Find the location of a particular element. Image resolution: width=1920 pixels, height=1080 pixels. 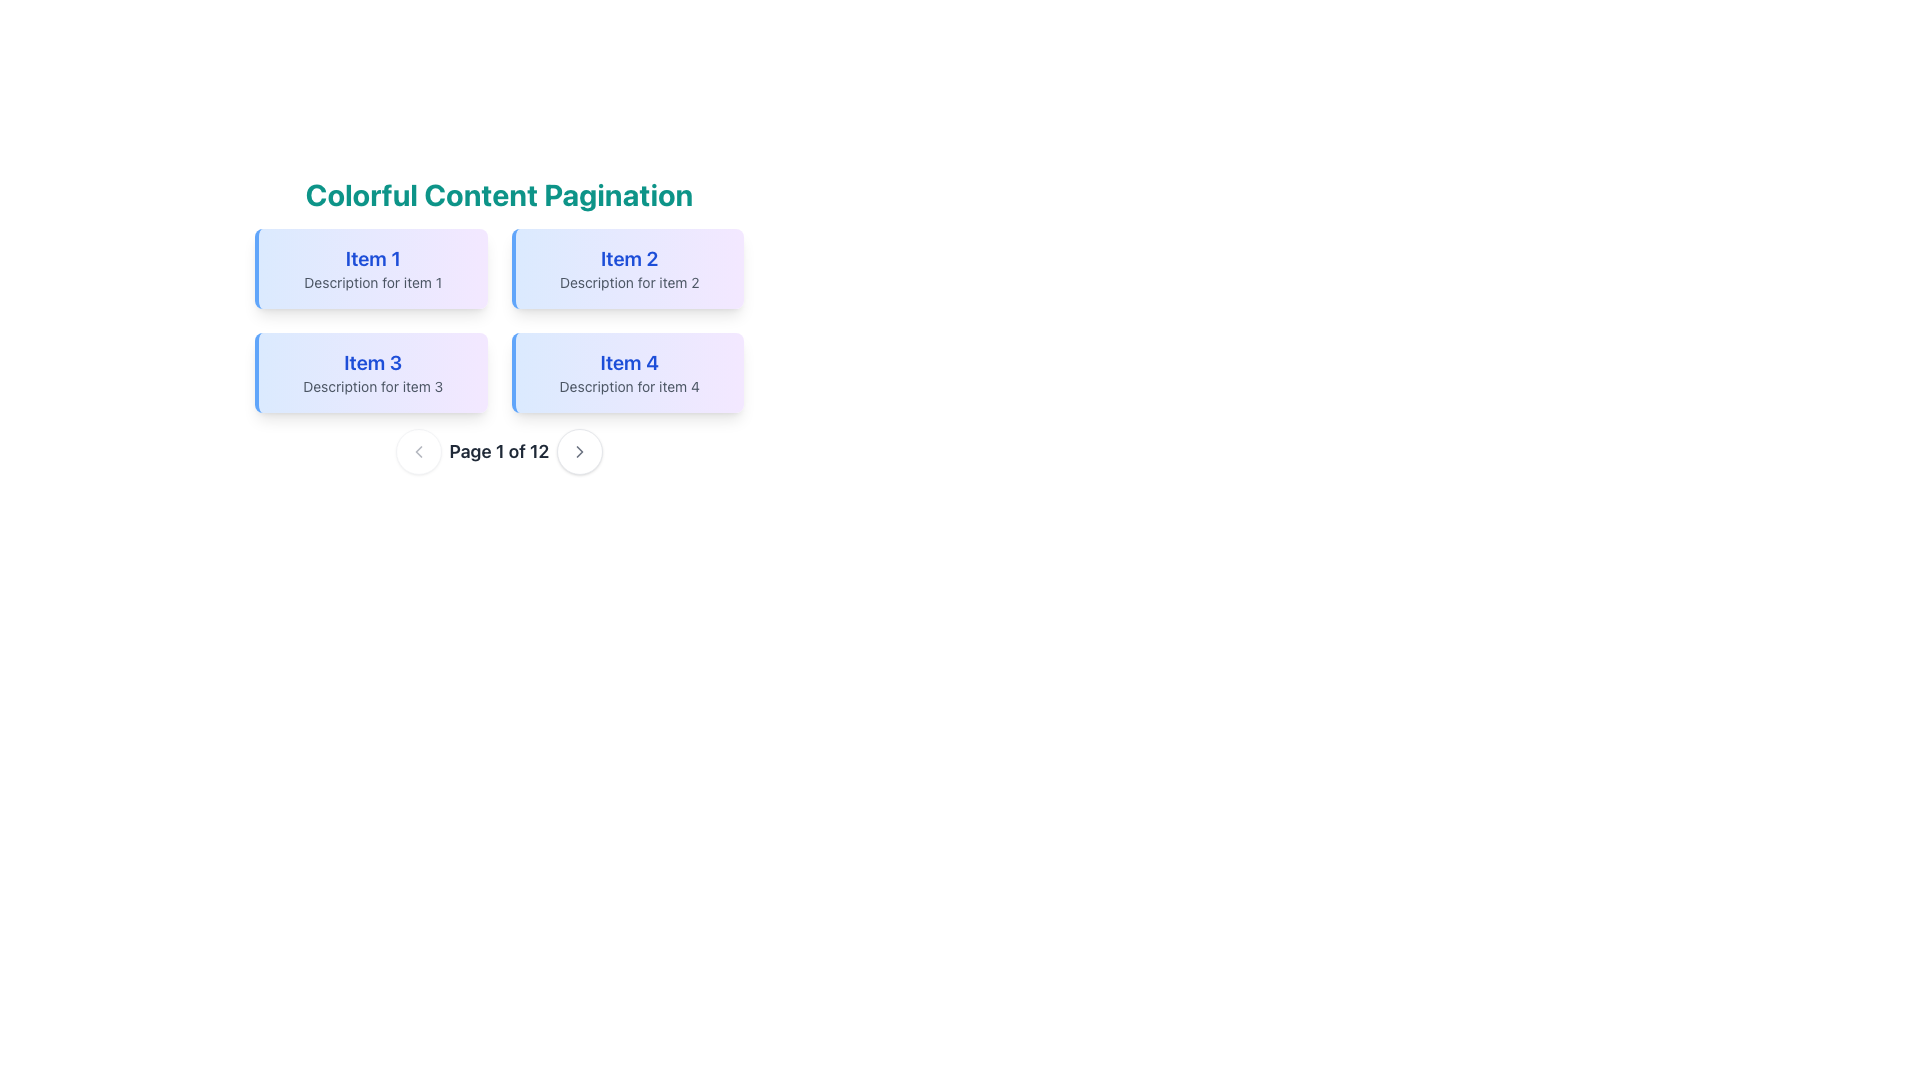

the Content card, which is the last card in a grid of four cards located in the second row and second column, adjacent to 'Item 3' on the left and beneath 'Item 2' is located at coordinates (626, 373).